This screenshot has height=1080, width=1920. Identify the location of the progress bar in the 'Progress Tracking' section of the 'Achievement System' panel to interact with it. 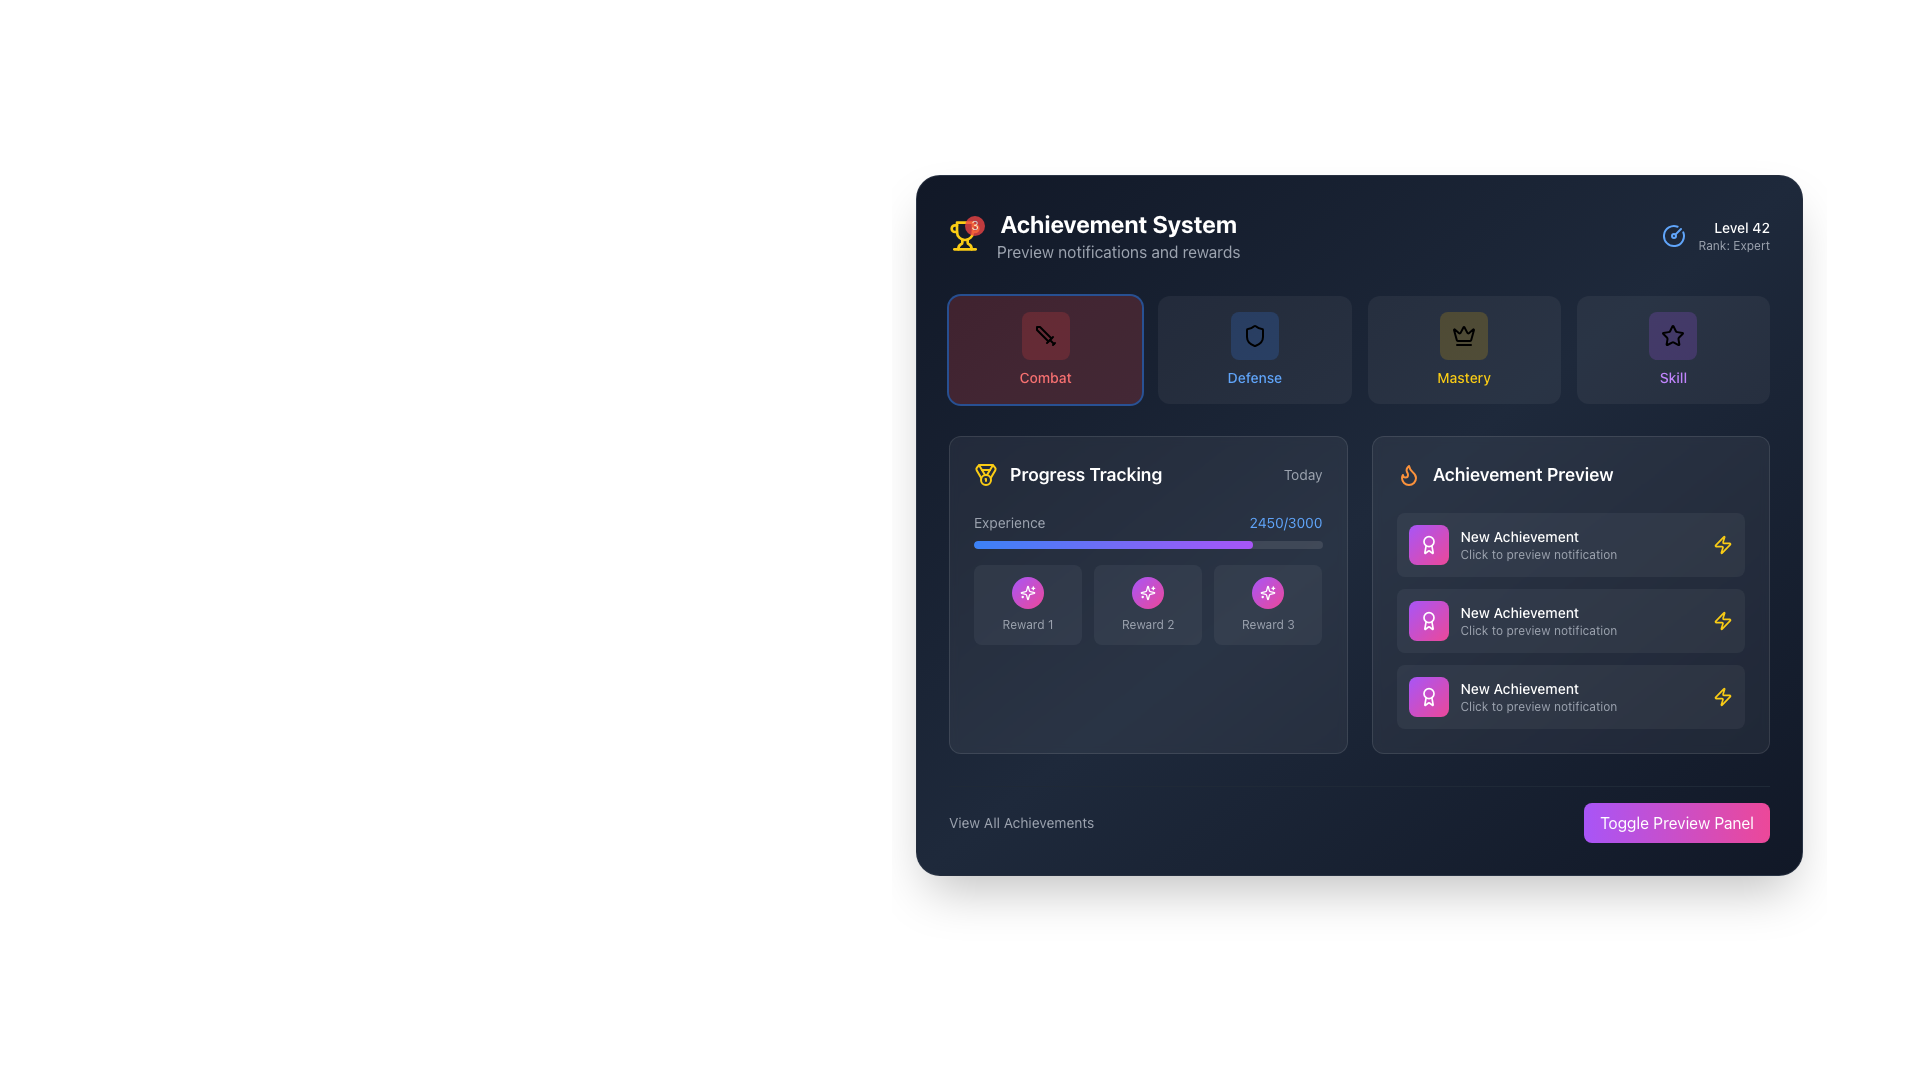
(1148, 530).